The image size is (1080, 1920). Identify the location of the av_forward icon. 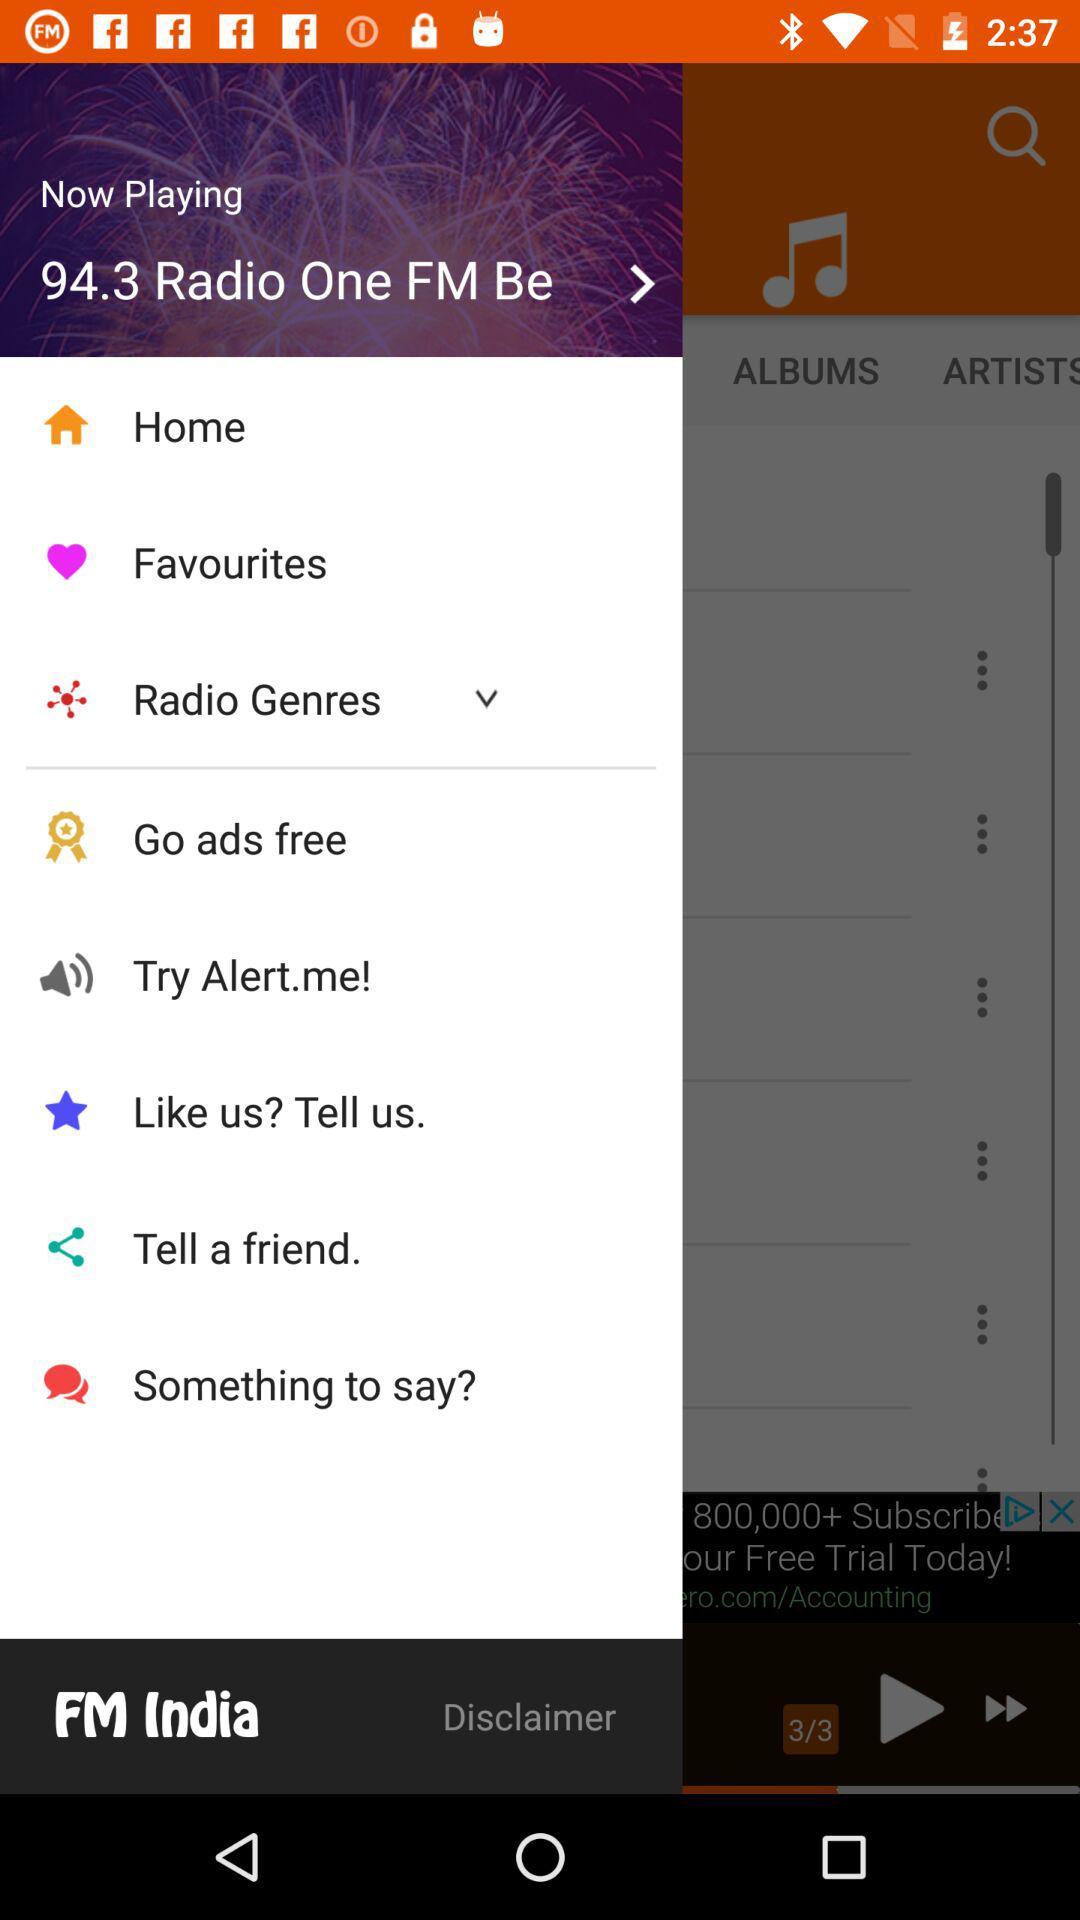
(1006, 1707).